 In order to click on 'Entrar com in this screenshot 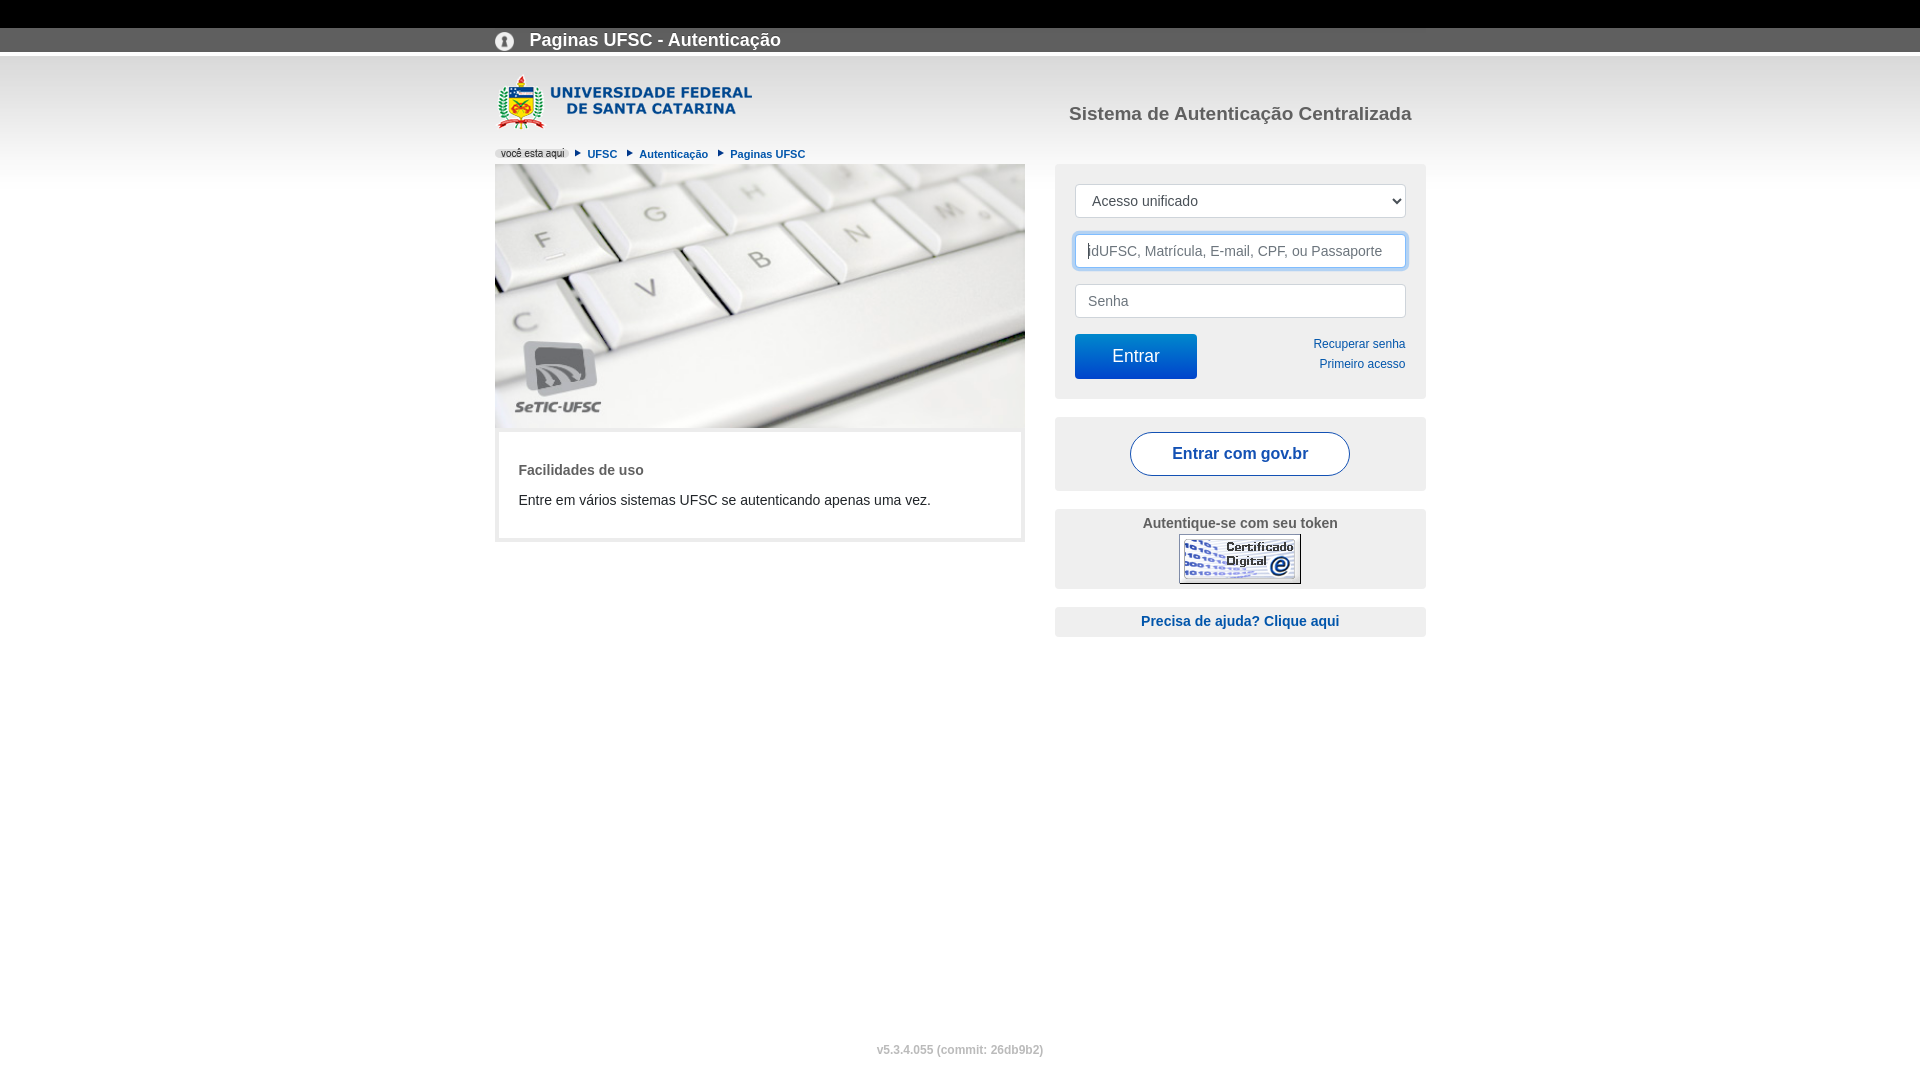, I will do `click(1238, 454)`.